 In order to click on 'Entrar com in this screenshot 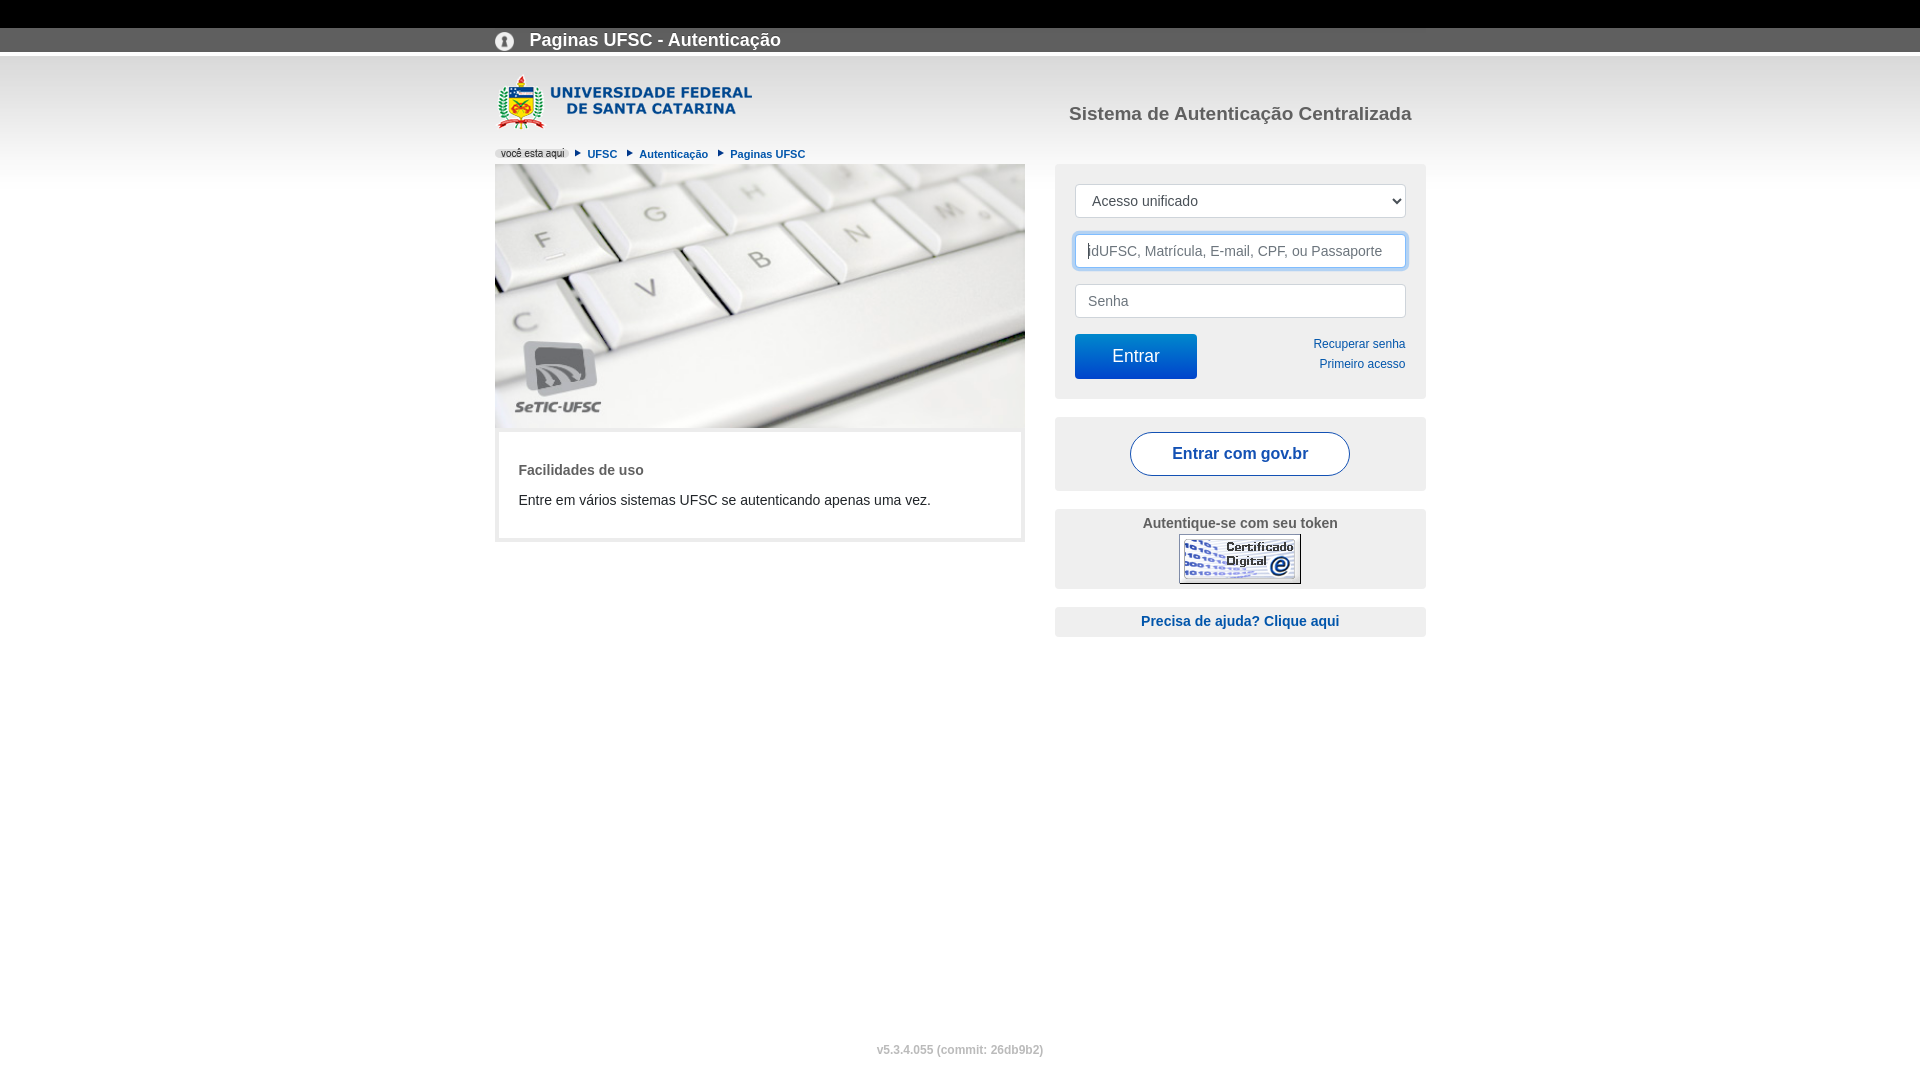, I will do `click(1238, 454)`.